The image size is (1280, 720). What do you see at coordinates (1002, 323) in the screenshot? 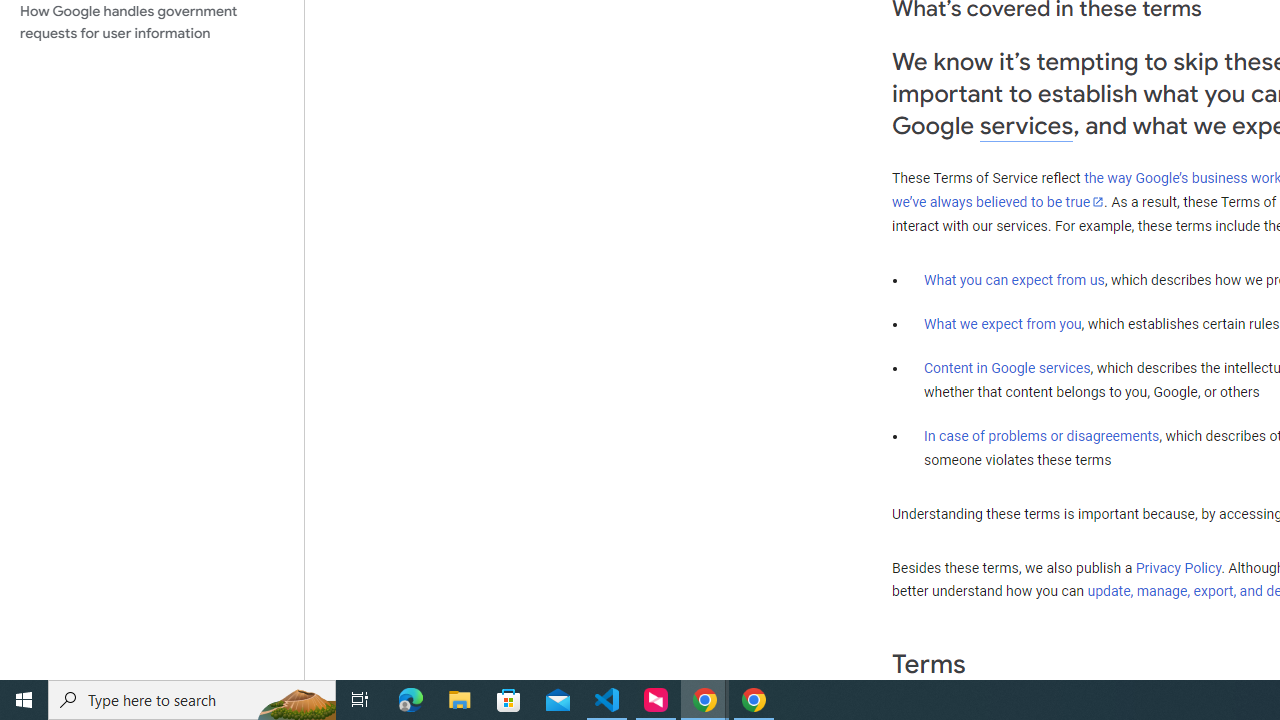
I see `'What we expect from you'` at bounding box center [1002, 323].